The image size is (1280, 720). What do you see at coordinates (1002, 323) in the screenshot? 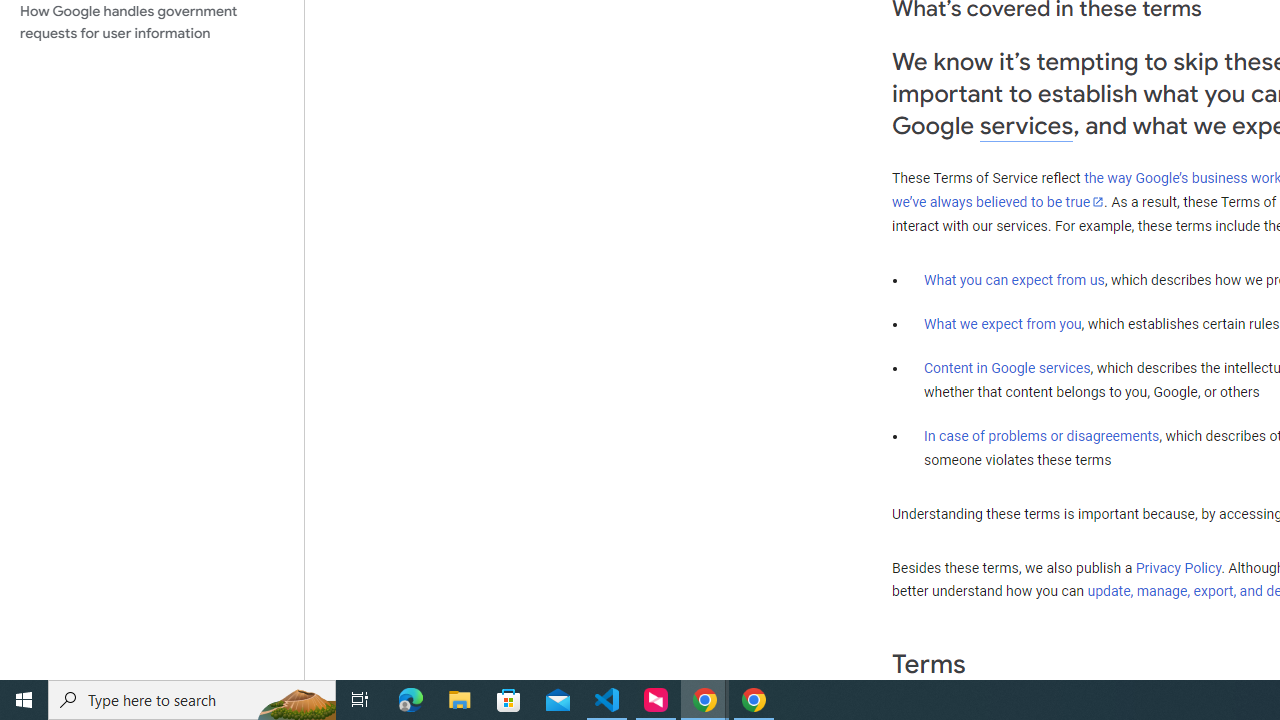
I see `'What we expect from you'` at bounding box center [1002, 323].